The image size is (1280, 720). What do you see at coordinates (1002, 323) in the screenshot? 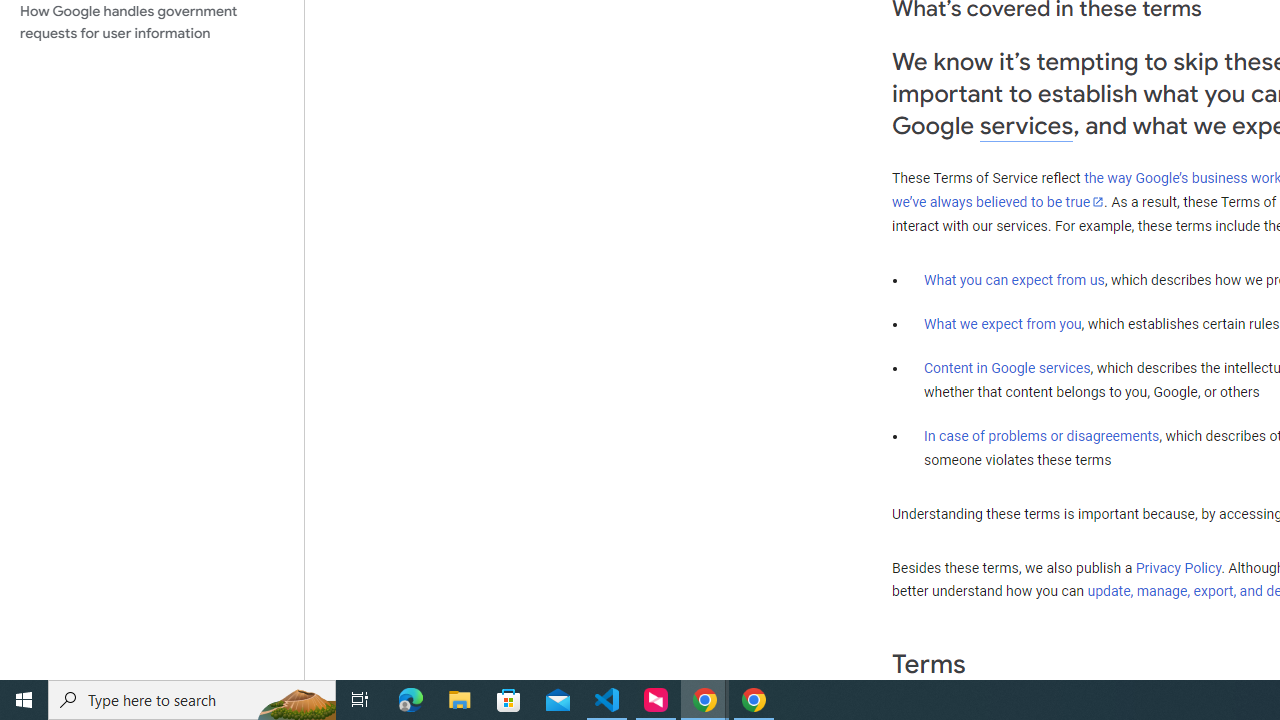
I see `'What we expect from you'` at bounding box center [1002, 323].